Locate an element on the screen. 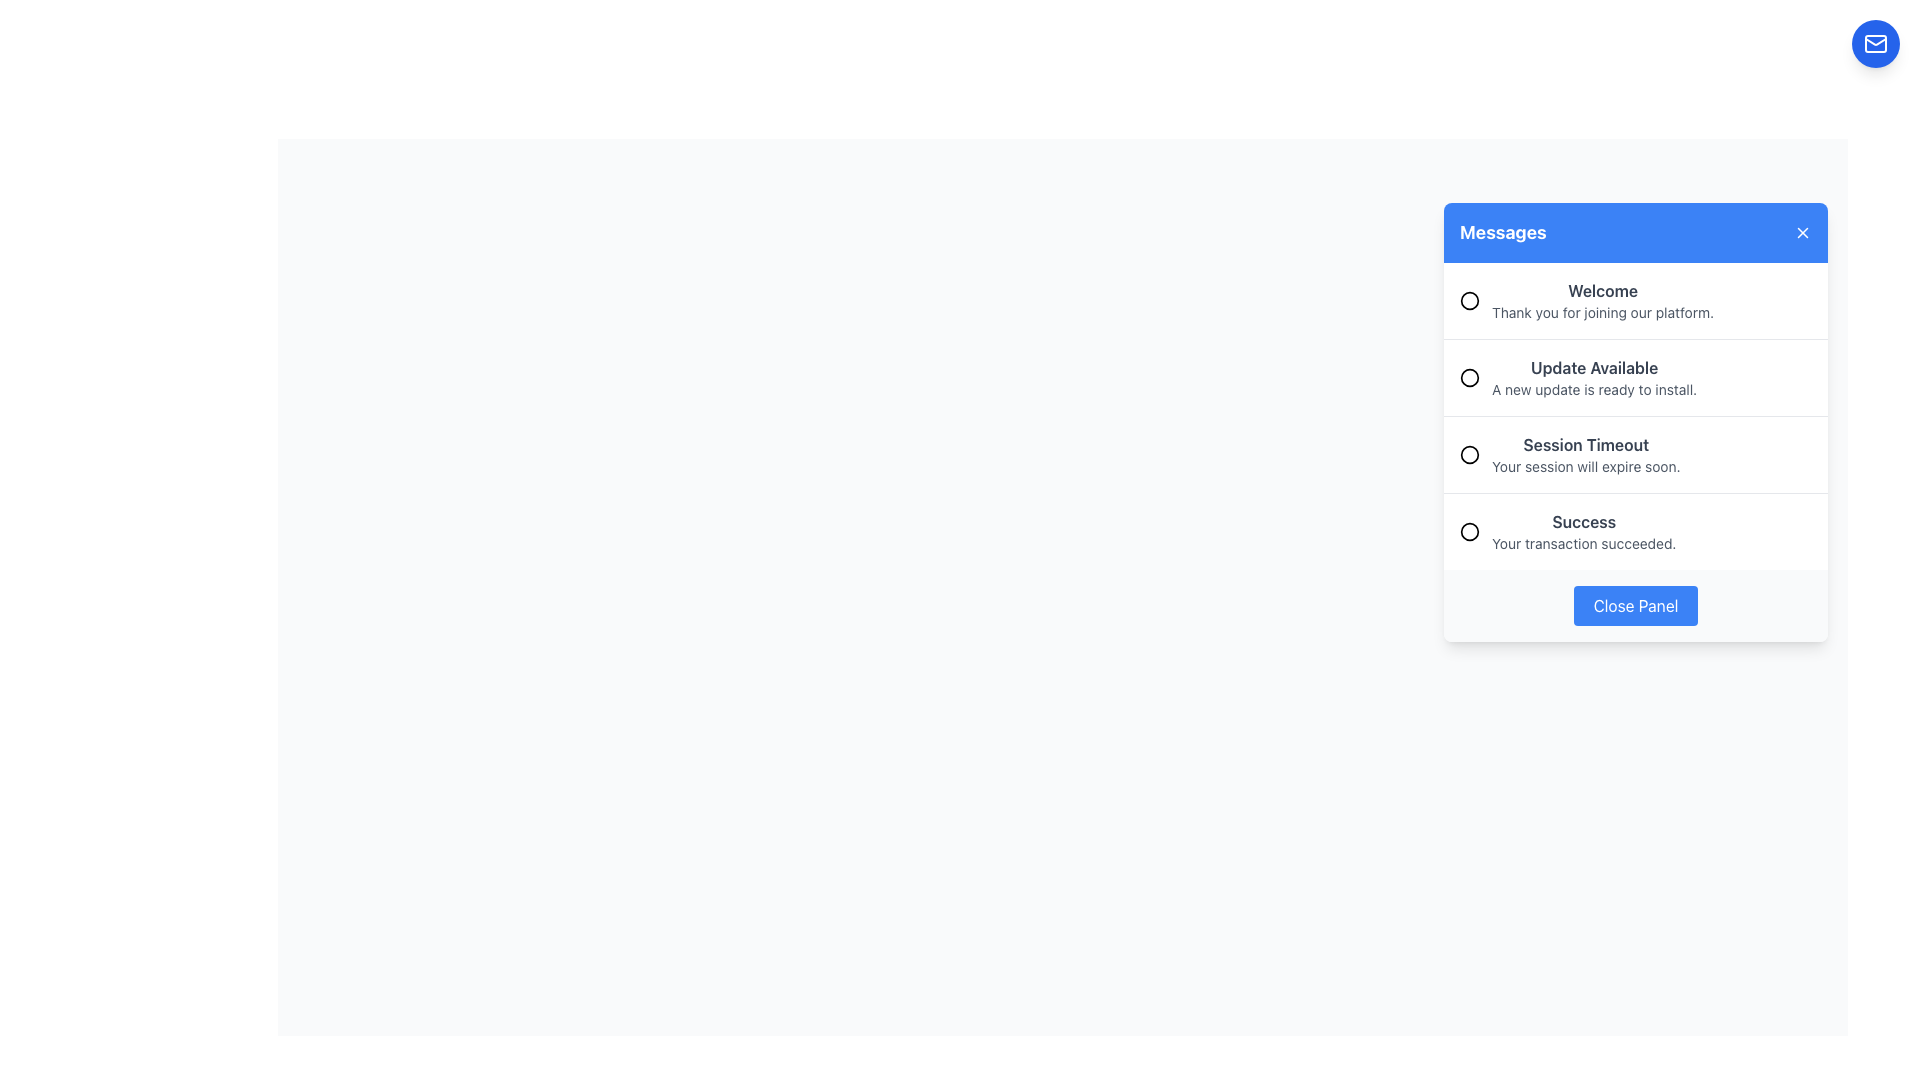  the success status icon located to the left of the 'Success' text in the Messages panel, which is positioned at the bottom-most item of the list is located at coordinates (1469, 531).